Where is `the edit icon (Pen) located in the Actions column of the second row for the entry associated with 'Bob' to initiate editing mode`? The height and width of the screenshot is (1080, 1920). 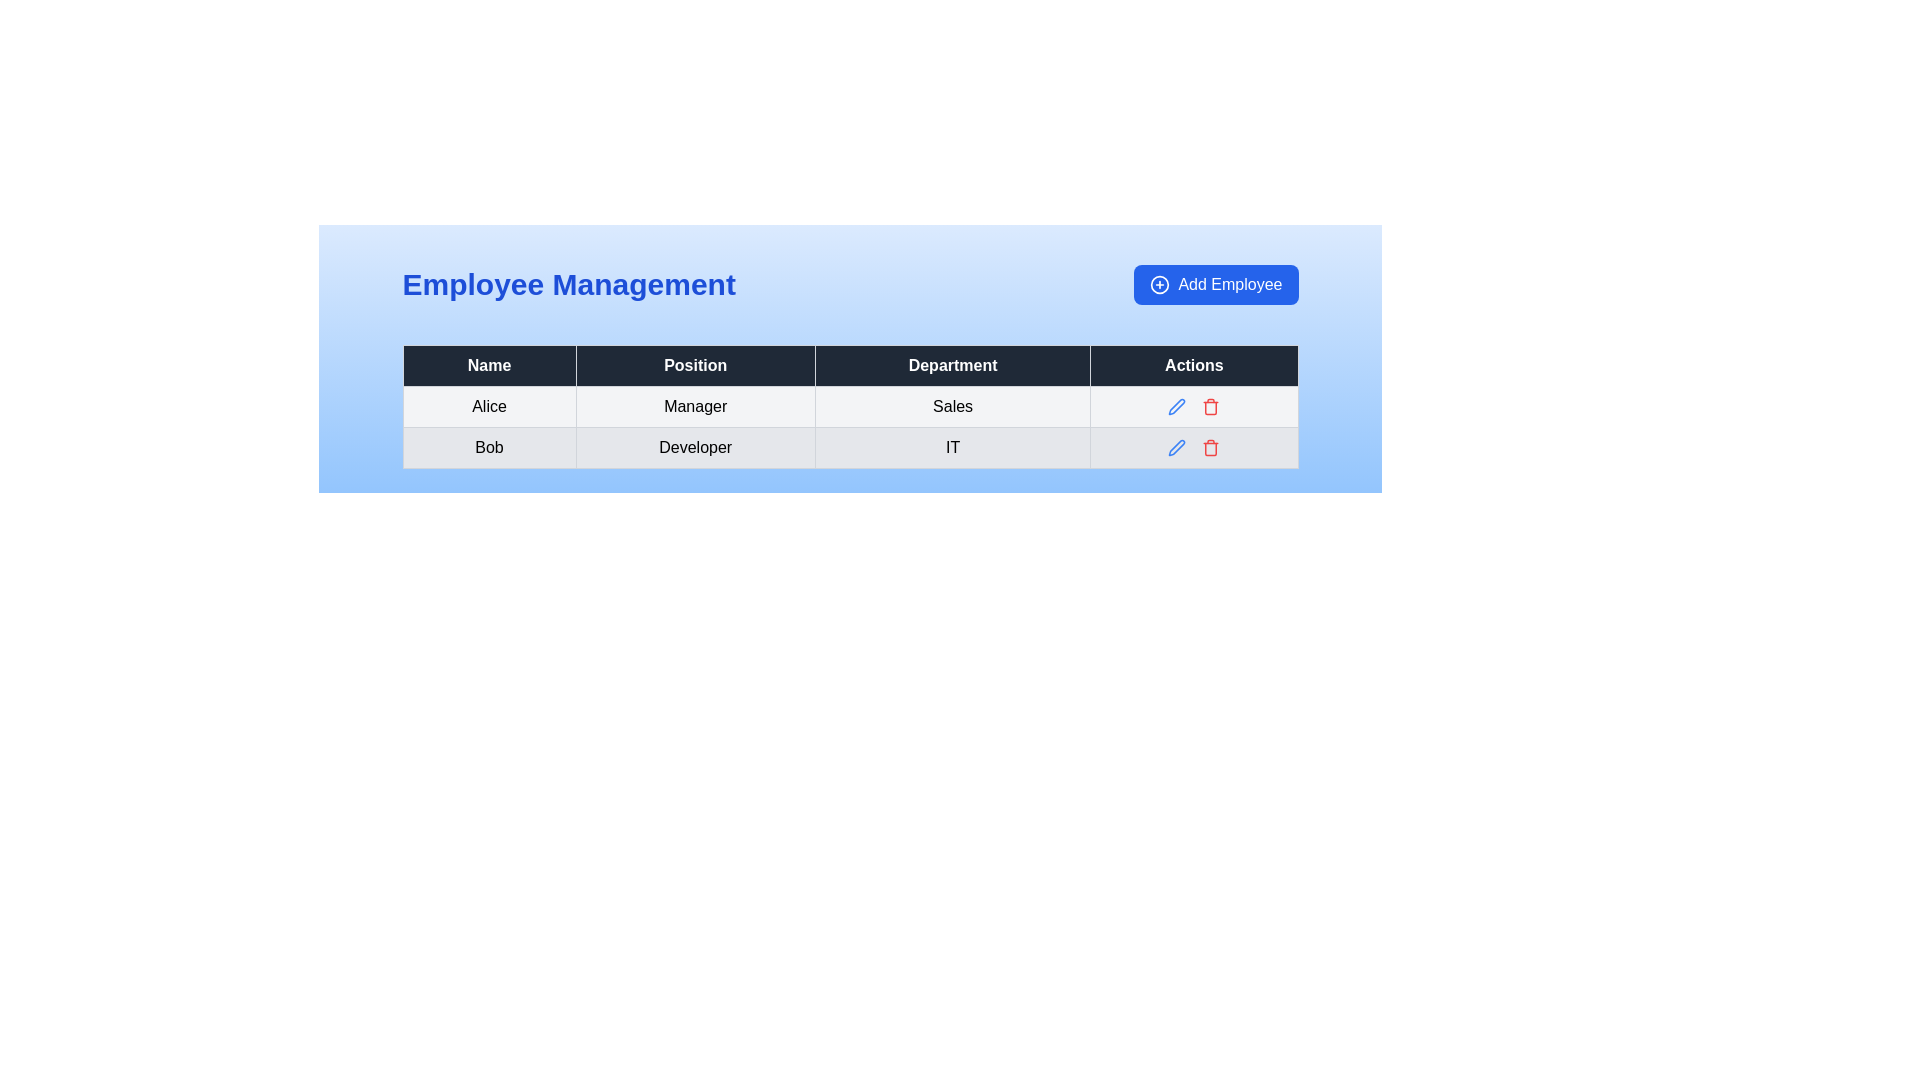
the edit icon (Pen) located in the Actions column of the second row for the entry associated with 'Bob' to initiate editing mode is located at coordinates (1177, 406).